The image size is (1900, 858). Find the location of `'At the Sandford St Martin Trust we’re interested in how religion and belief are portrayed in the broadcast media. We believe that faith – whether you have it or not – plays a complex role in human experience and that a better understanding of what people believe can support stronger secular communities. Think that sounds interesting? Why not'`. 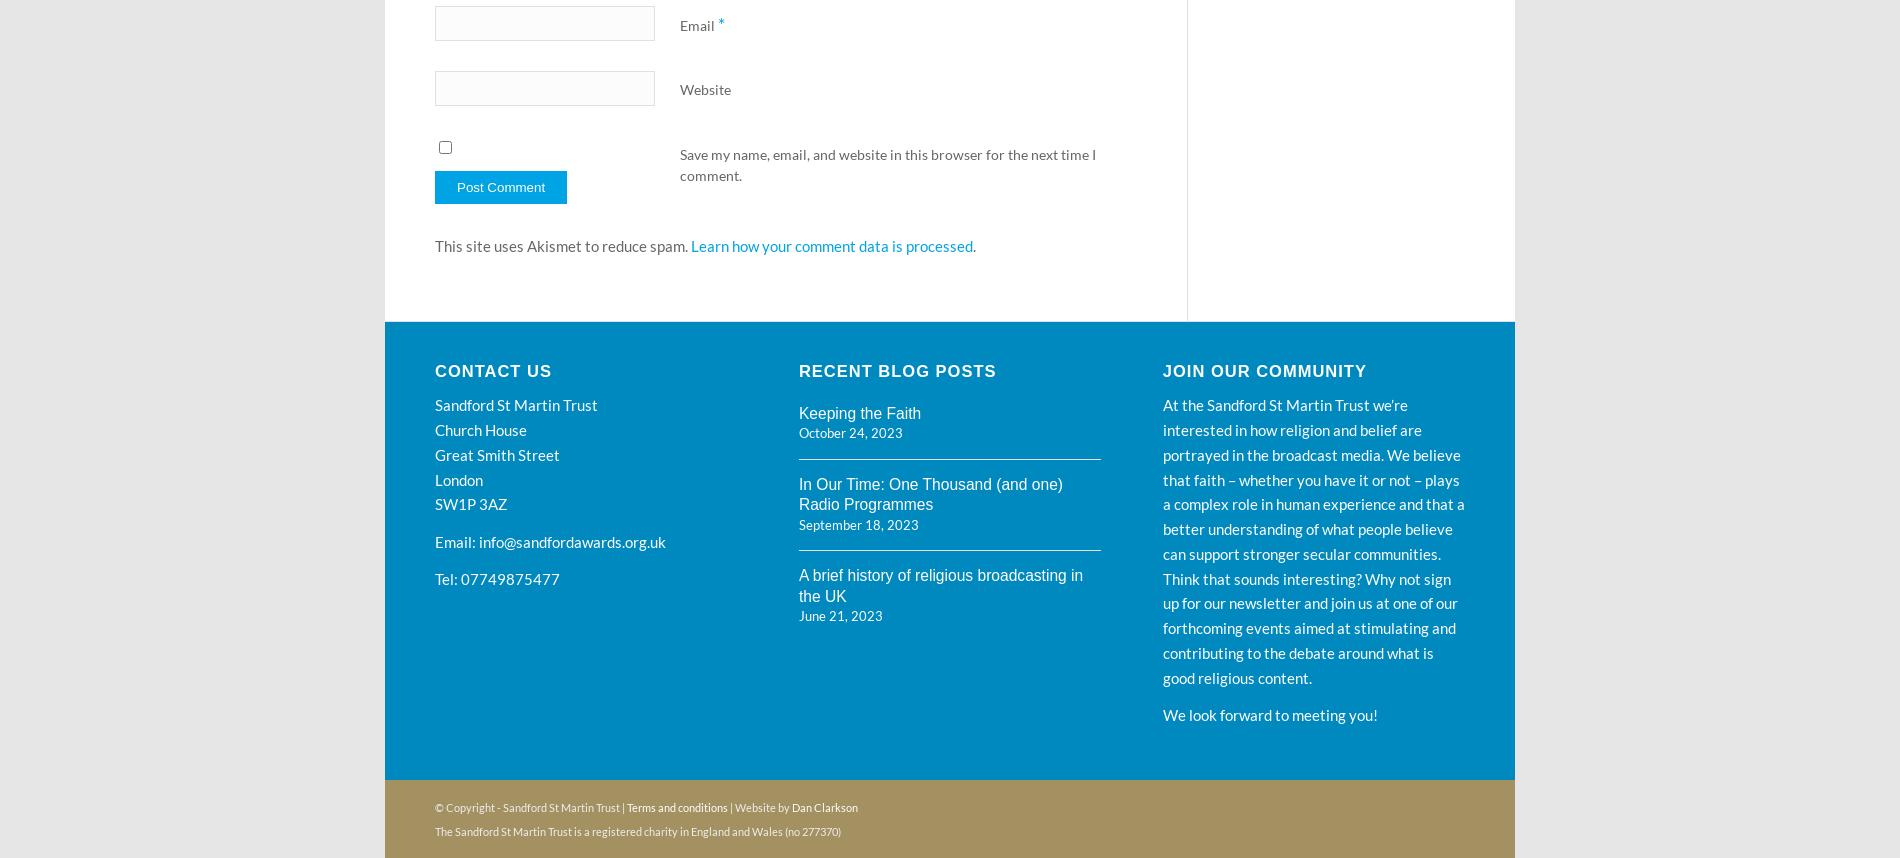

'At the Sandford St Martin Trust we’re interested in how religion and belief are portrayed in the broadcast media. We believe that faith – whether you have it or not – plays a complex role in human experience and that a better understanding of what people believe can support stronger secular communities. Think that sounds interesting? Why not' is located at coordinates (1312, 490).